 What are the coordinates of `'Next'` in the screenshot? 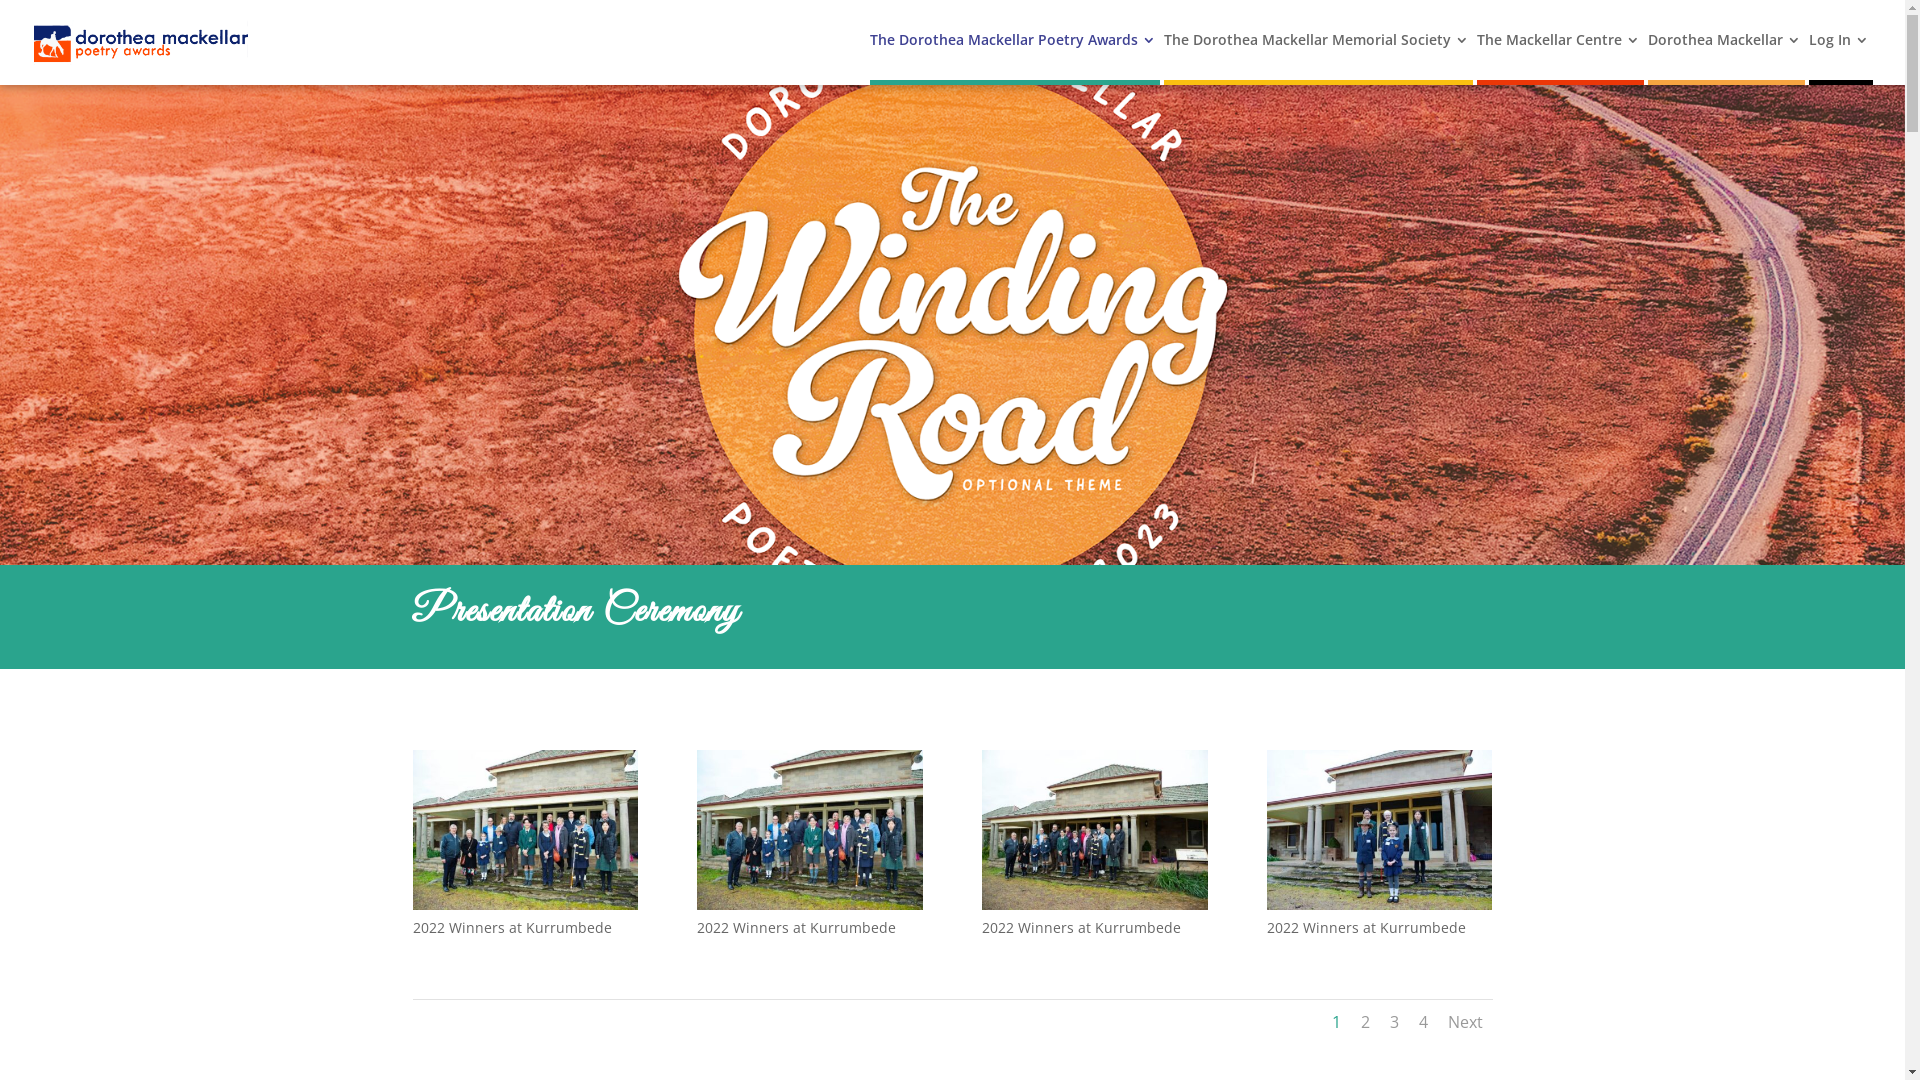 It's located at (1465, 1022).